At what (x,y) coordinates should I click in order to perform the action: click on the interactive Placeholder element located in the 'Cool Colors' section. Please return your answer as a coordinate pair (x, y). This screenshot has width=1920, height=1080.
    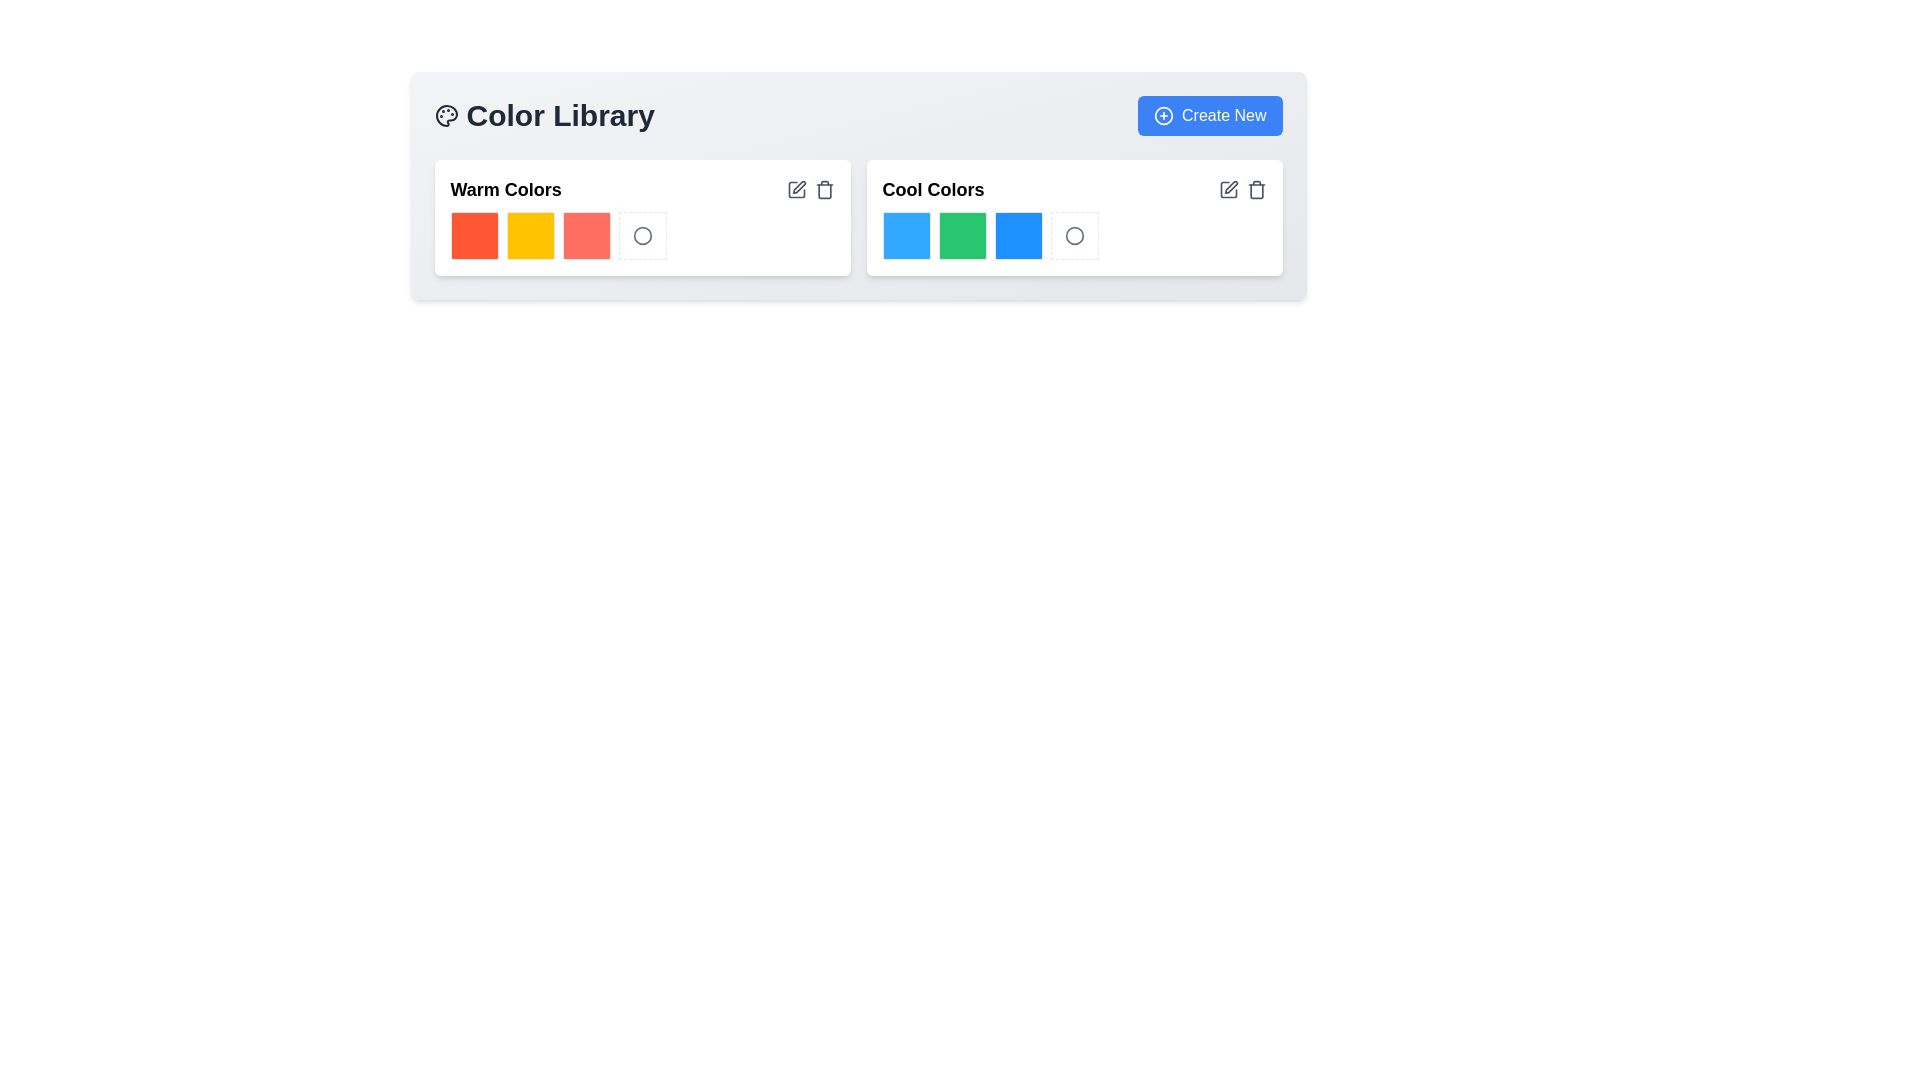
    Looking at the image, I should click on (1073, 234).